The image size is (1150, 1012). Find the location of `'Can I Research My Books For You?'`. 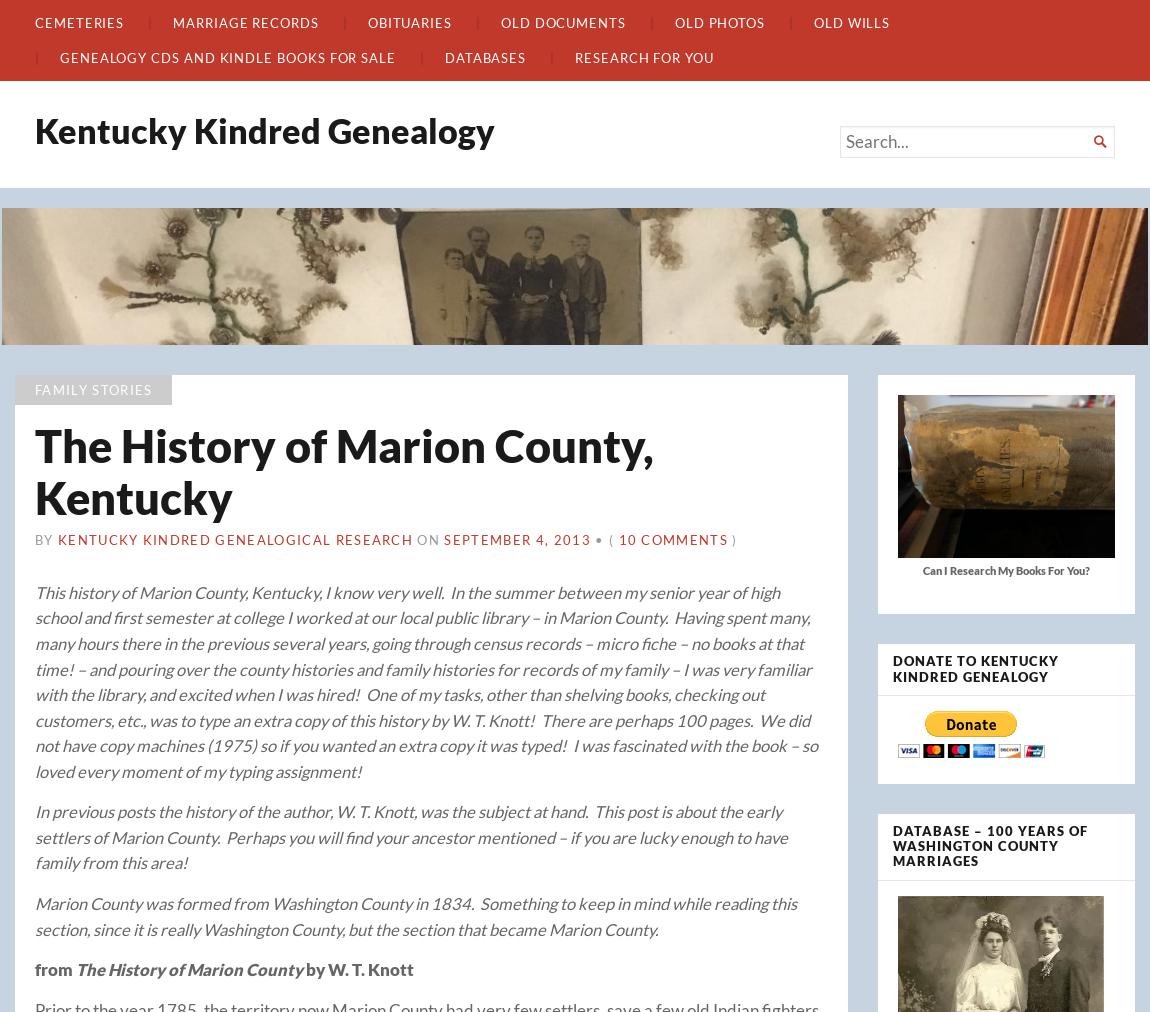

'Can I Research My Books For You?' is located at coordinates (1005, 566).